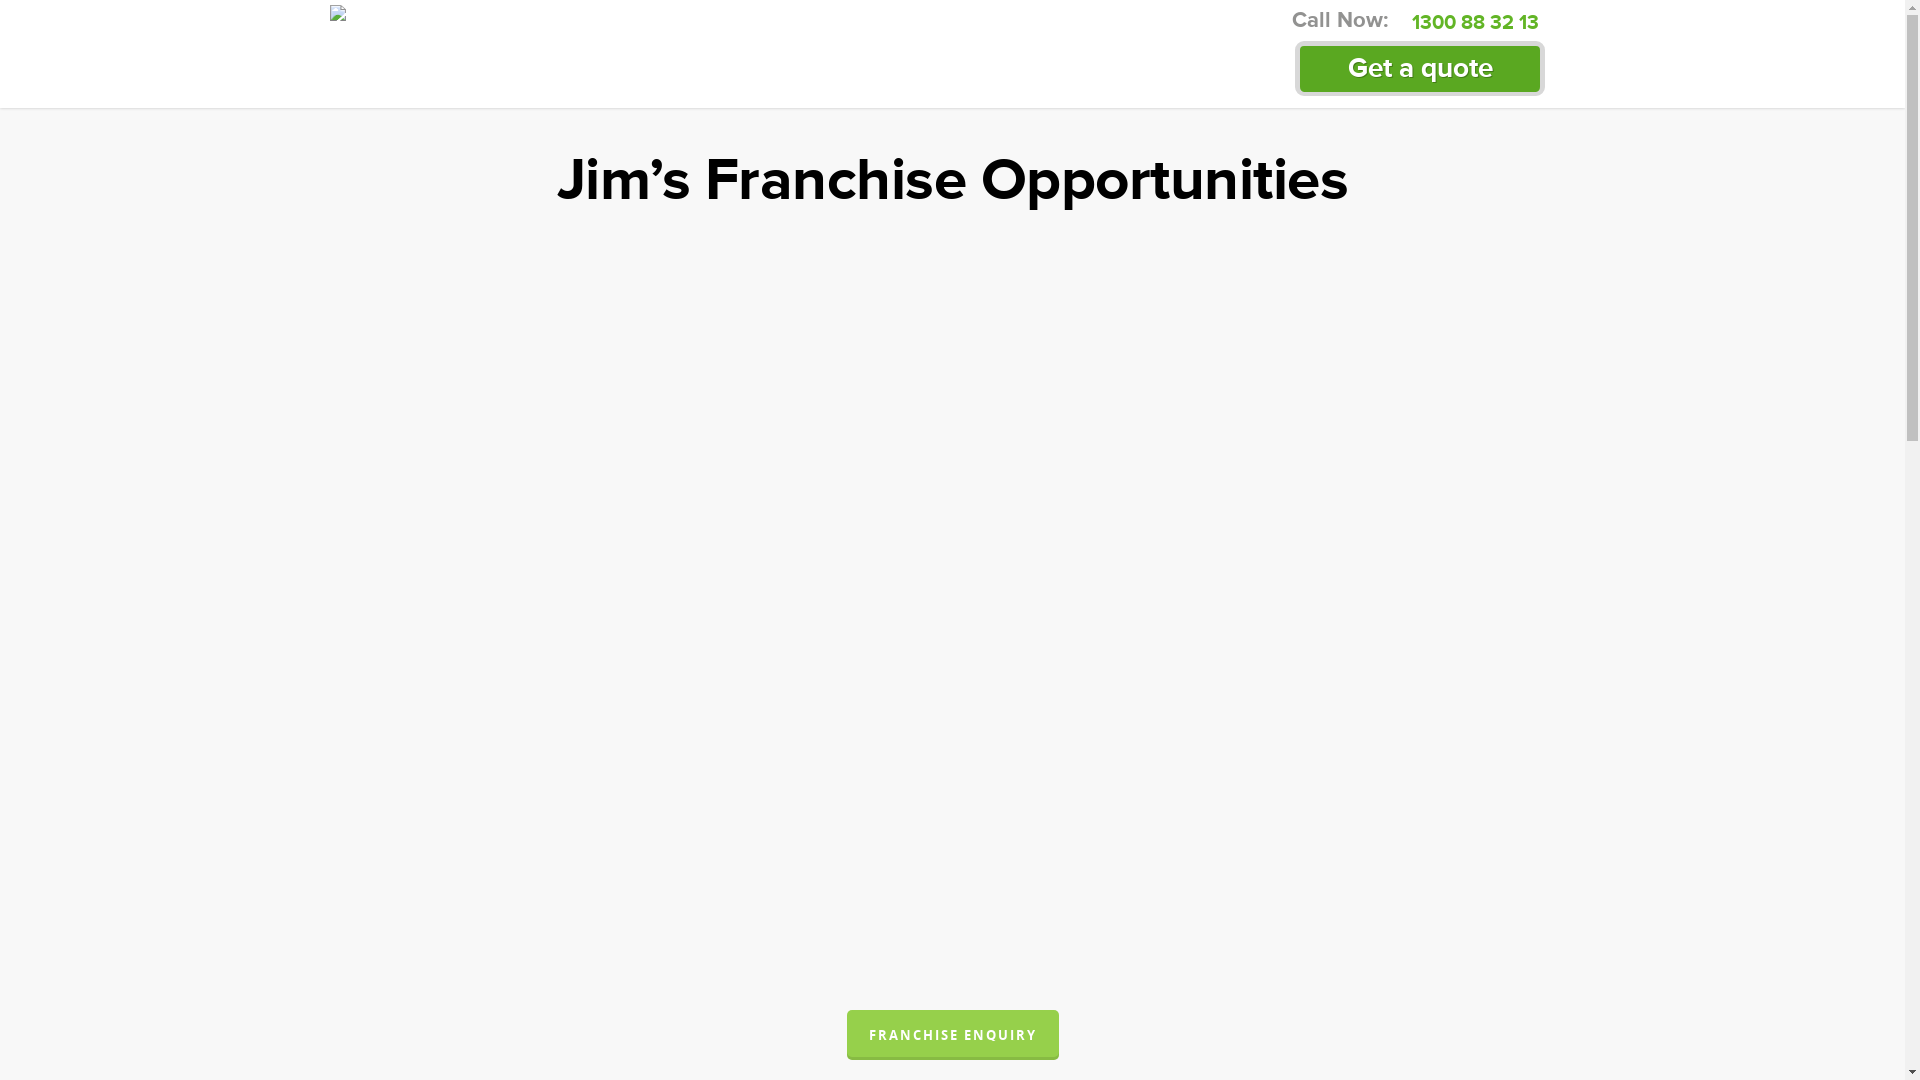  I want to click on 'Get a quote', so click(1419, 67).